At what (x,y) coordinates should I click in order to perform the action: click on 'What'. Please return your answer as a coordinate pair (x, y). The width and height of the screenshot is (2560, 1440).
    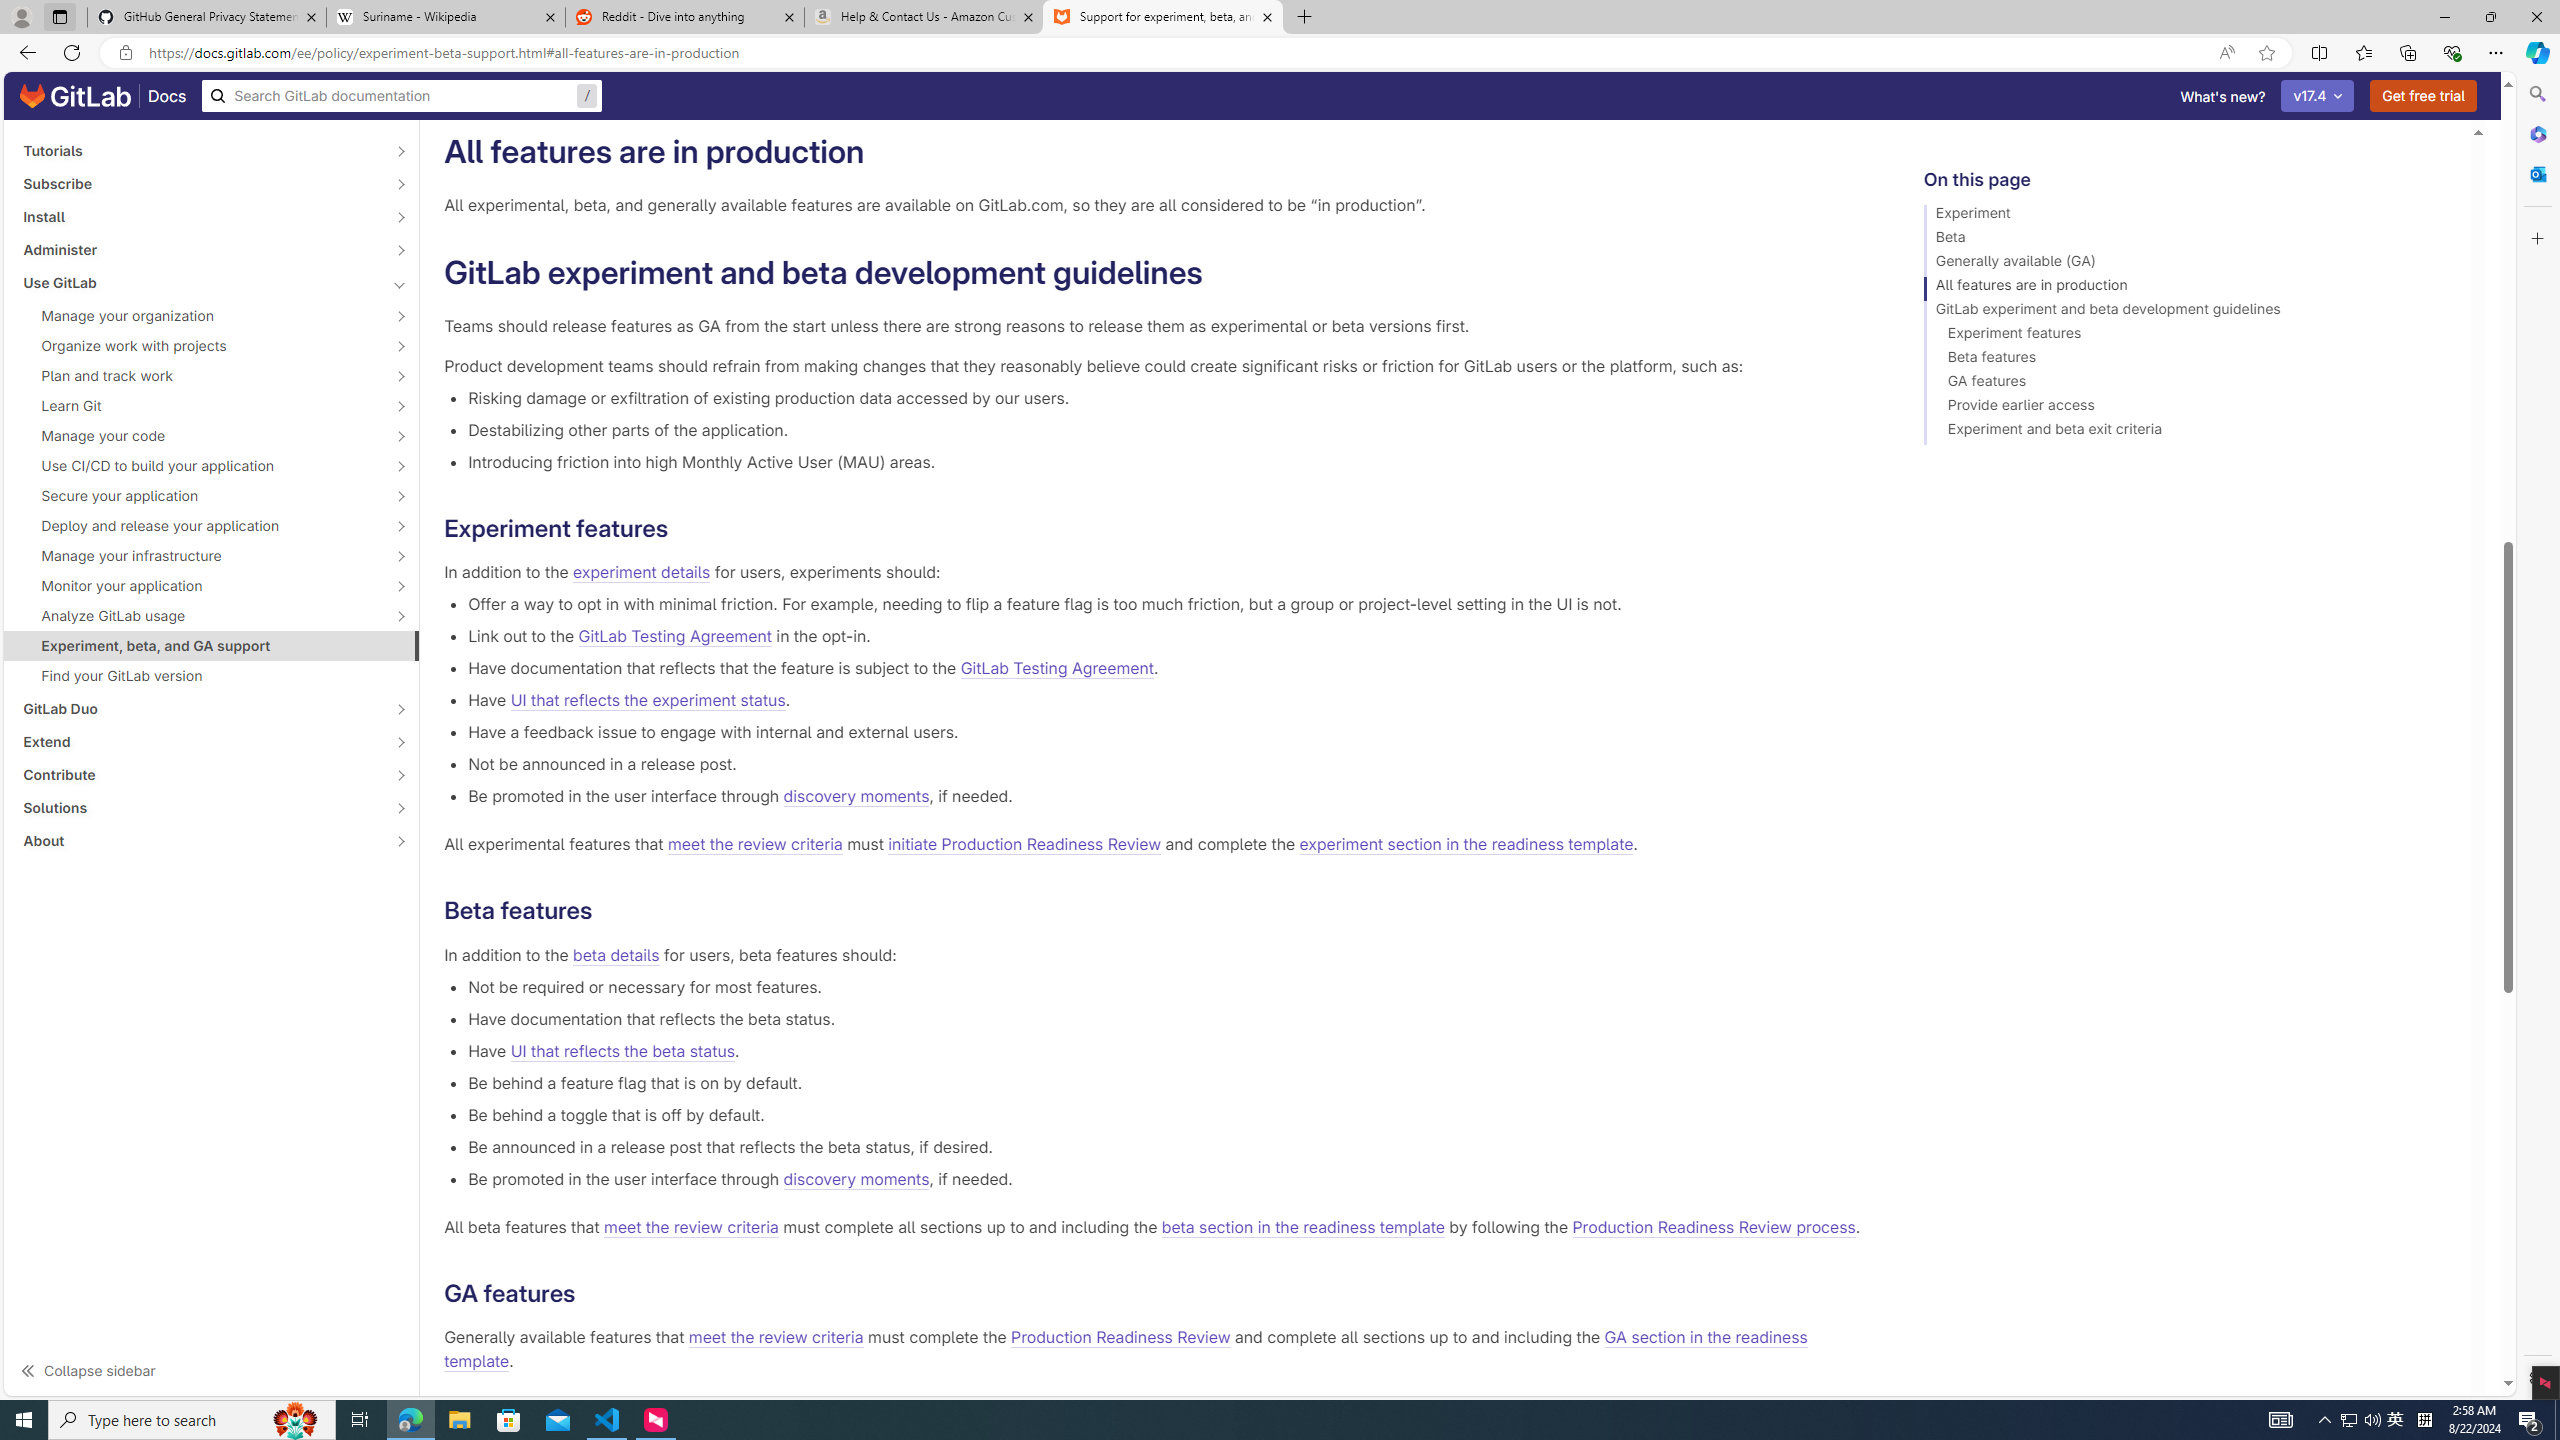
    Looking at the image, I should click on (2221, 95).